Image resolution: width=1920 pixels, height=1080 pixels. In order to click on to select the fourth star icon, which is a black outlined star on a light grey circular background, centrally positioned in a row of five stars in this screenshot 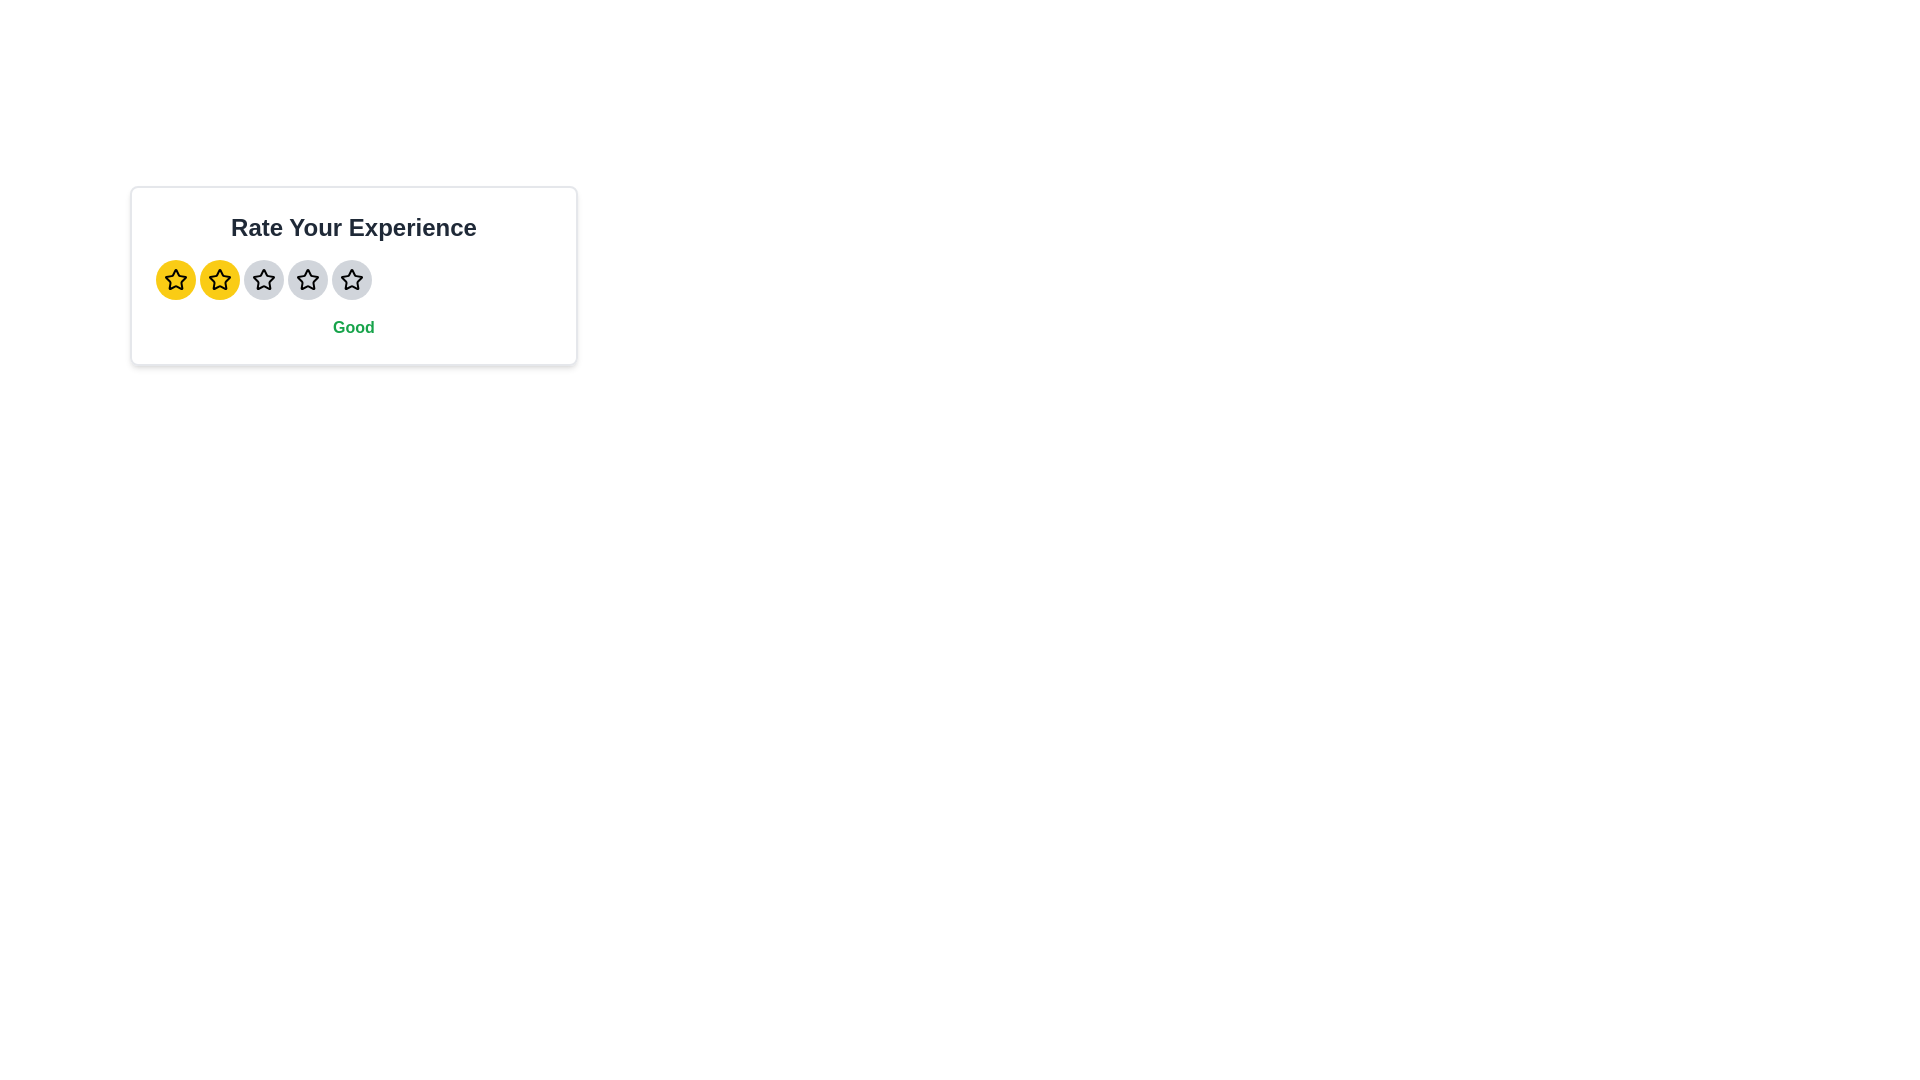, I will do `click(306, 280)`.